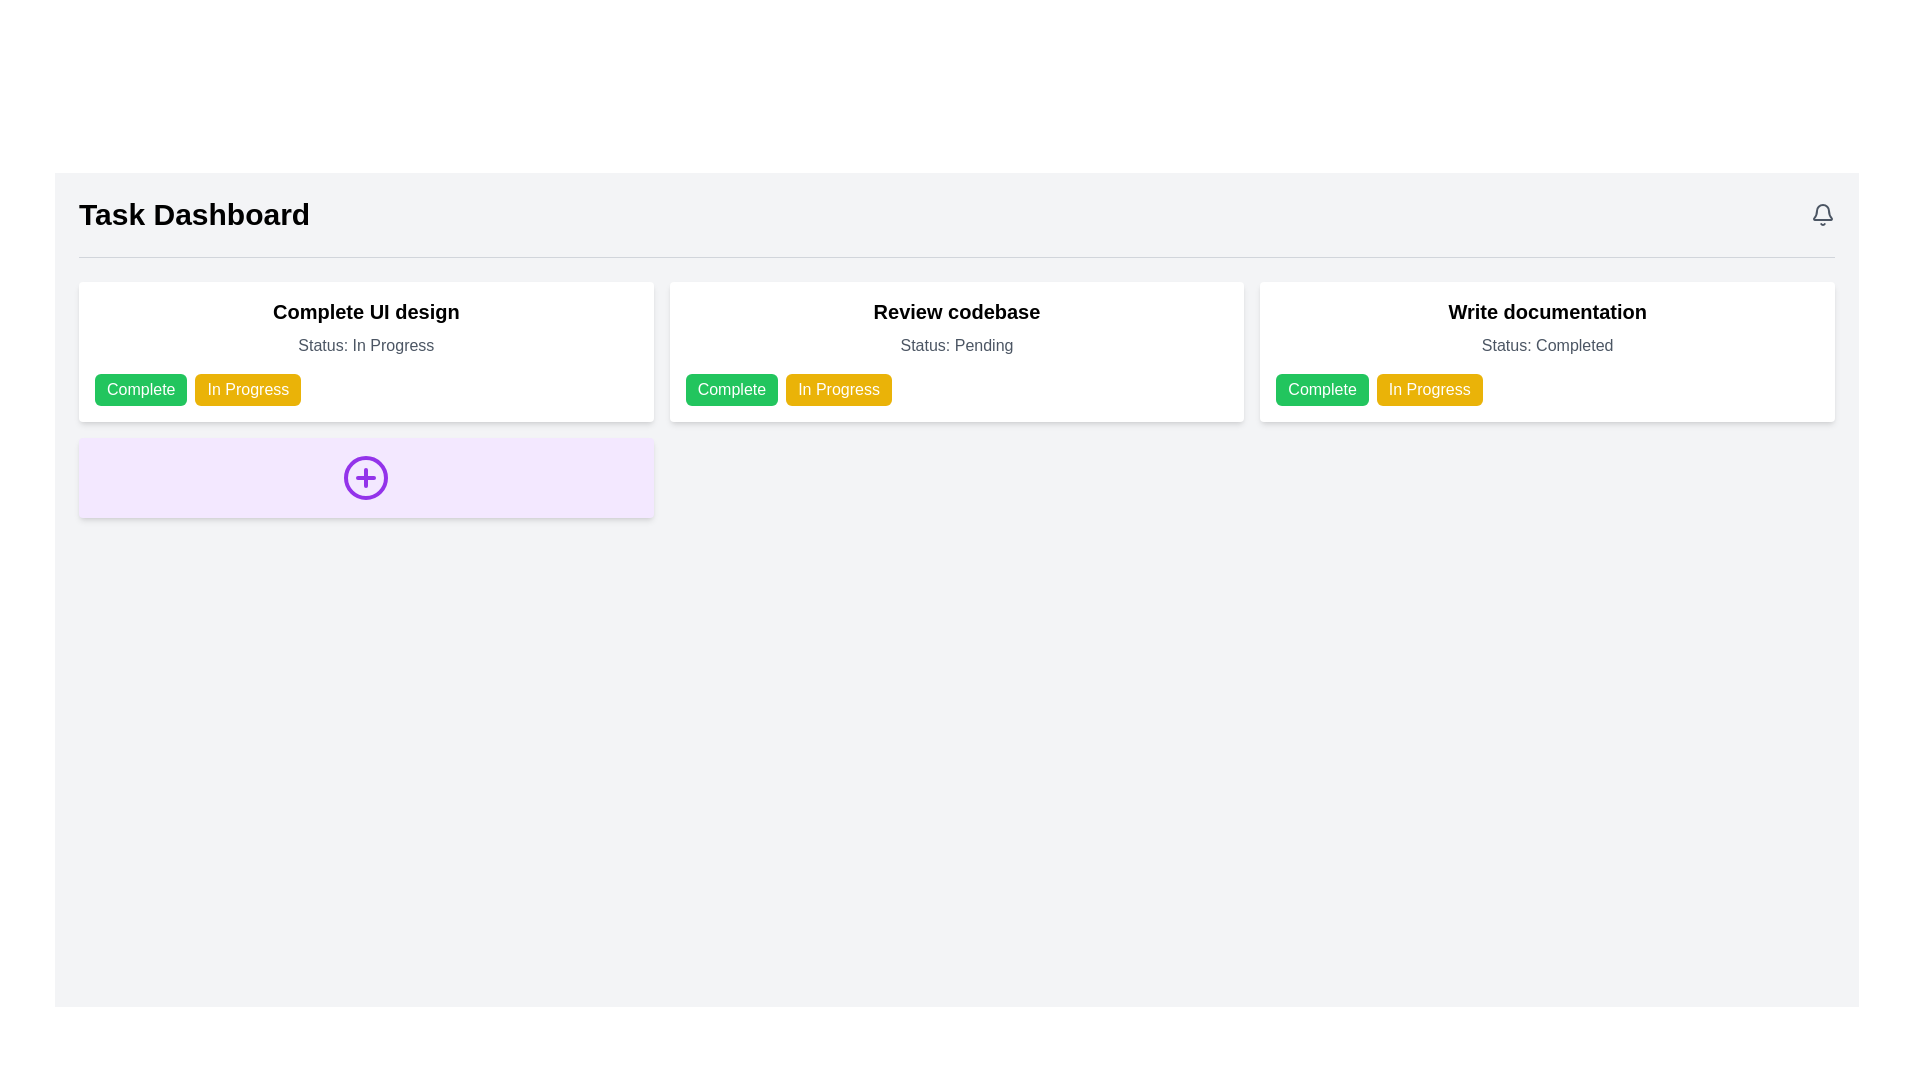 The height and width of the screenshot is (1080, 1920). I want to click on the central part of the notification bell icon located in the top right corner of the interface, so click(1823, 212).